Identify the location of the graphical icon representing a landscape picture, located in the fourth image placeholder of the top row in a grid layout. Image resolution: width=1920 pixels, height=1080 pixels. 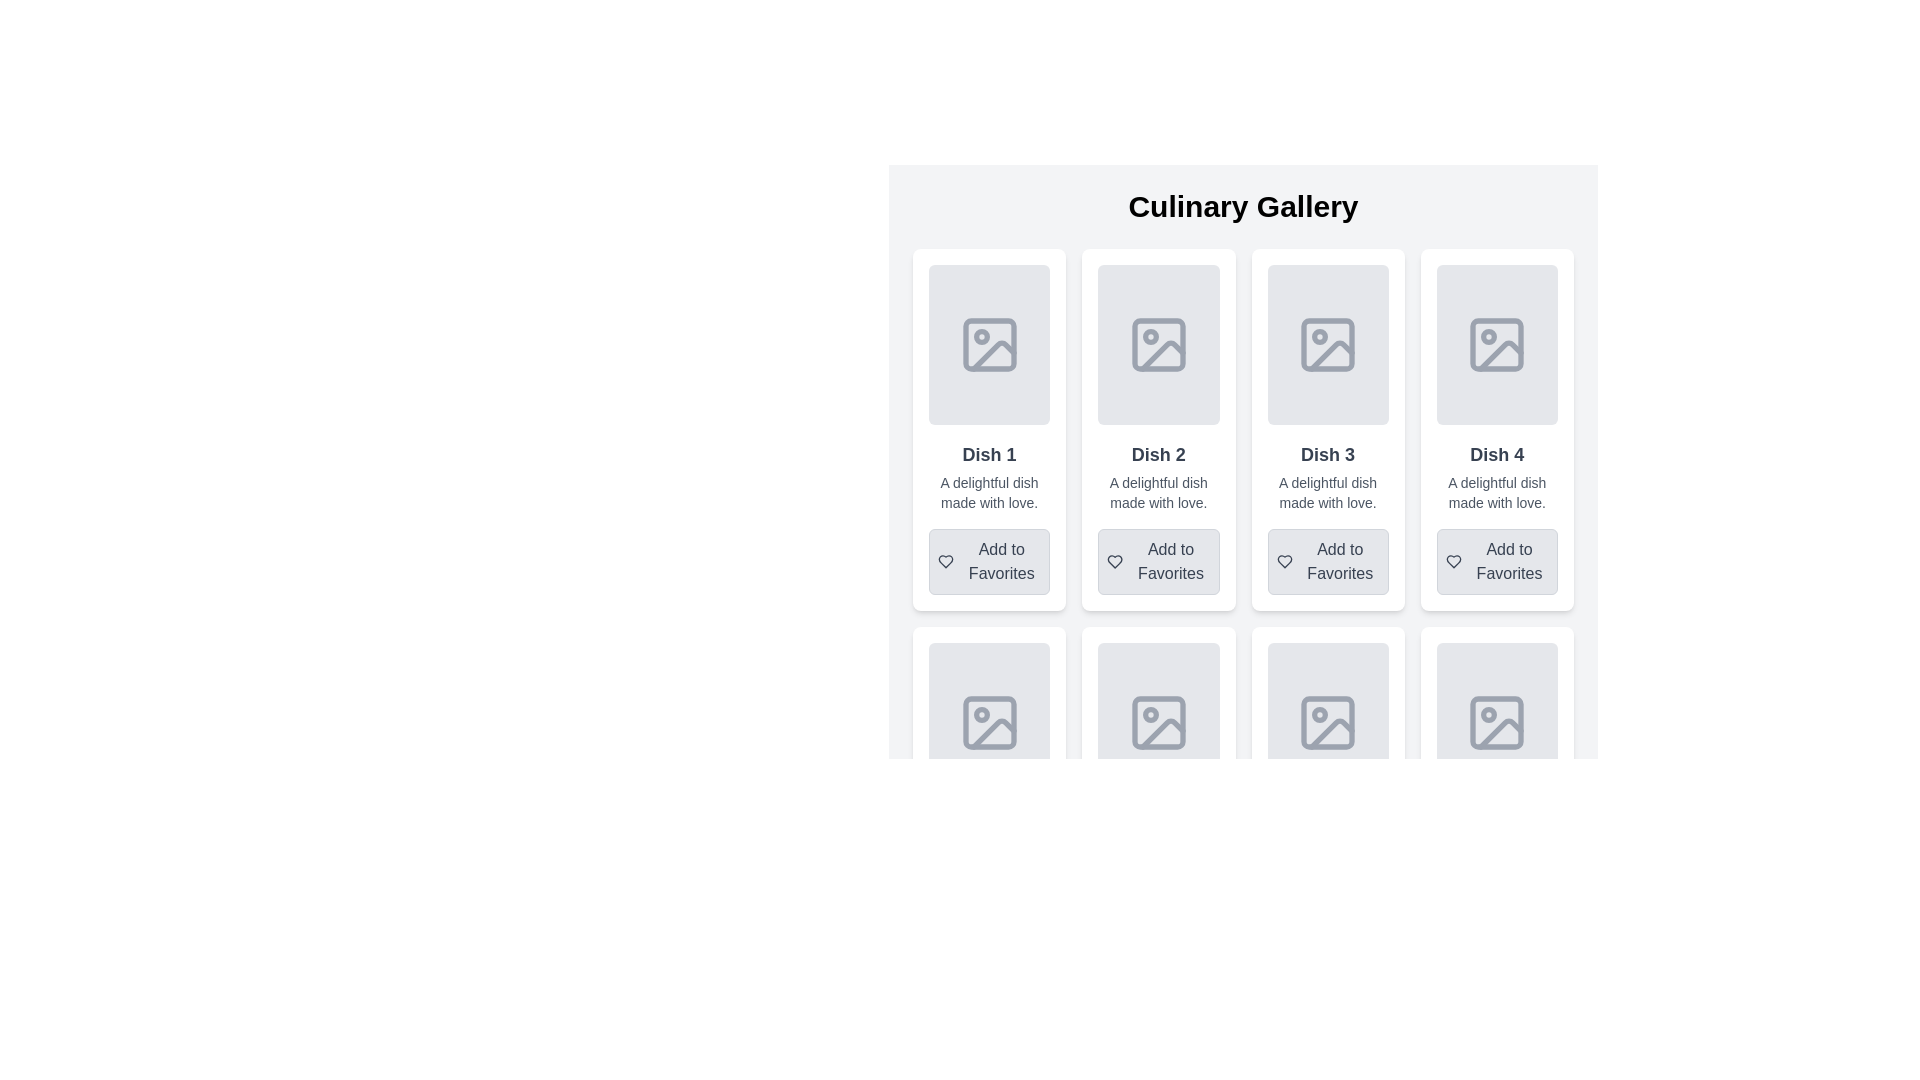
(1501, 355).